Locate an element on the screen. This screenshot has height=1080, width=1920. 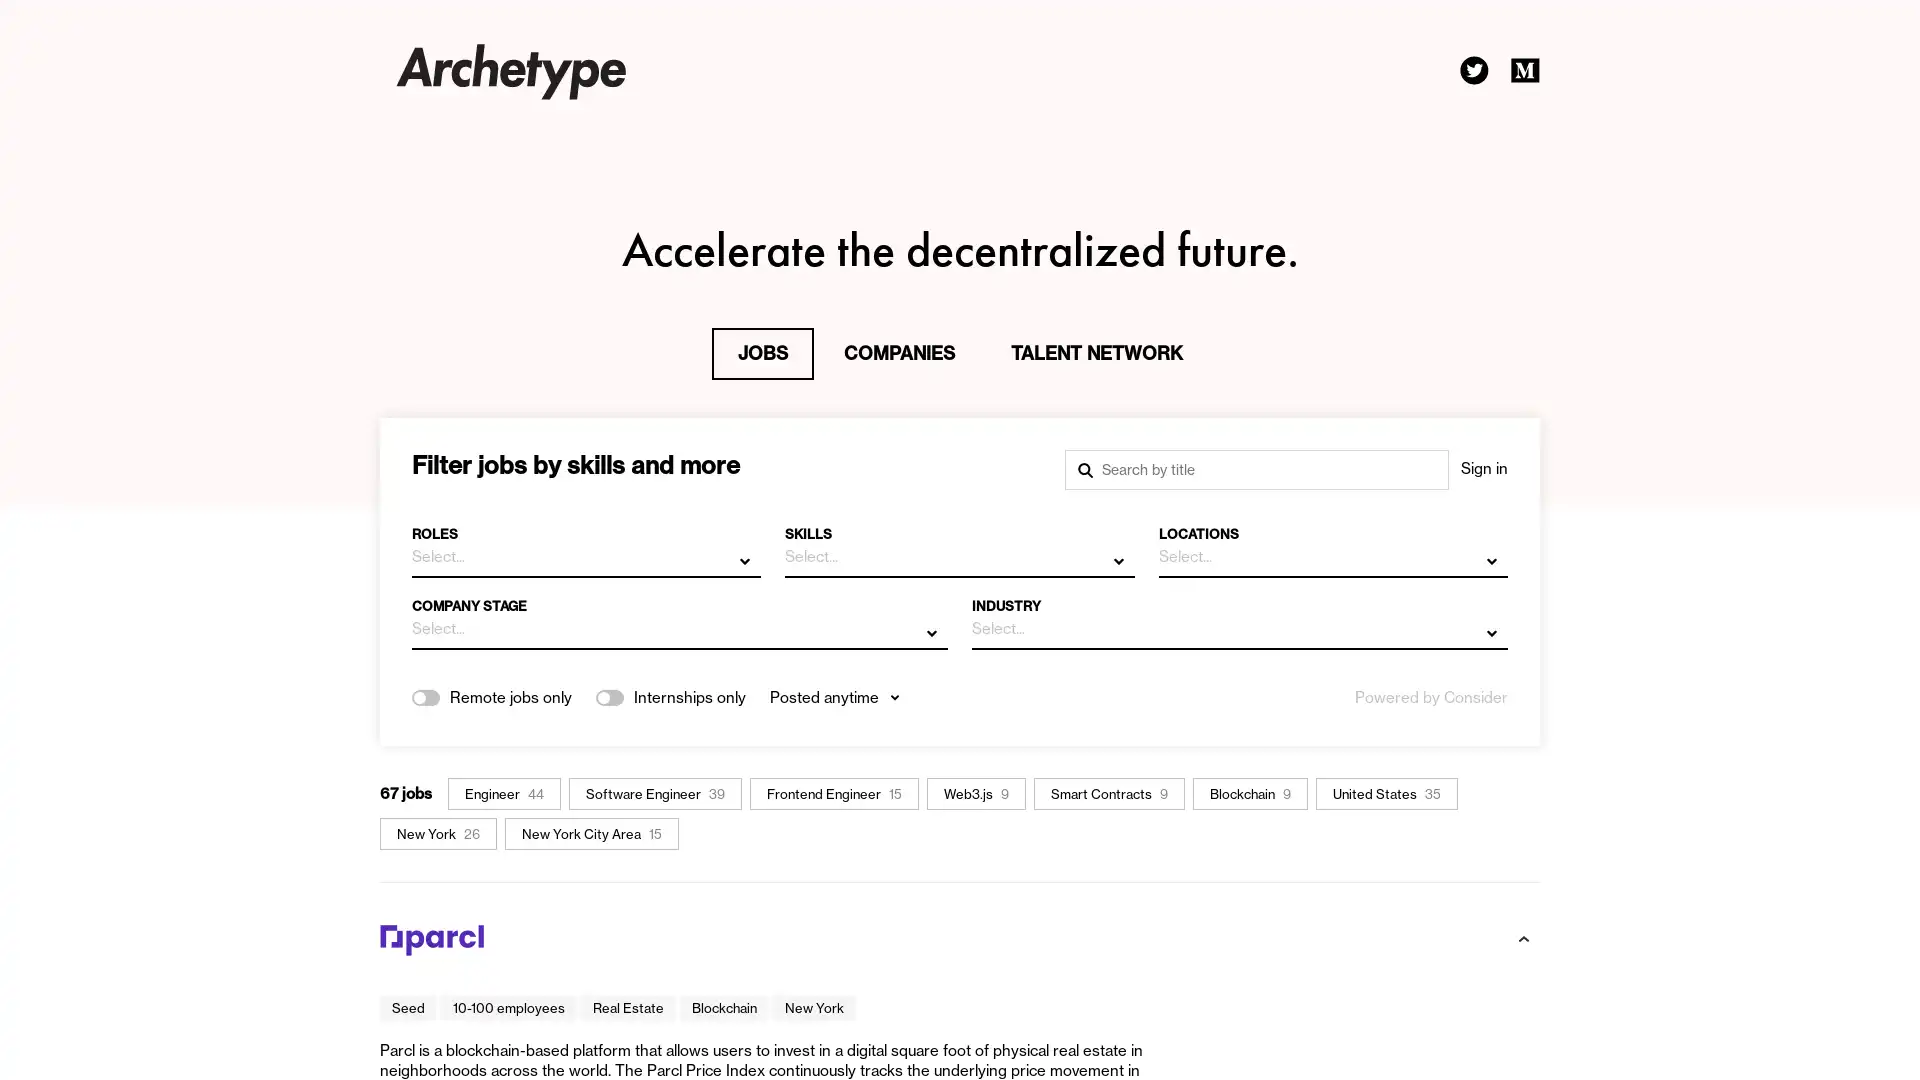
INDUSTRY Select... is located at coordinates (1238, 616).